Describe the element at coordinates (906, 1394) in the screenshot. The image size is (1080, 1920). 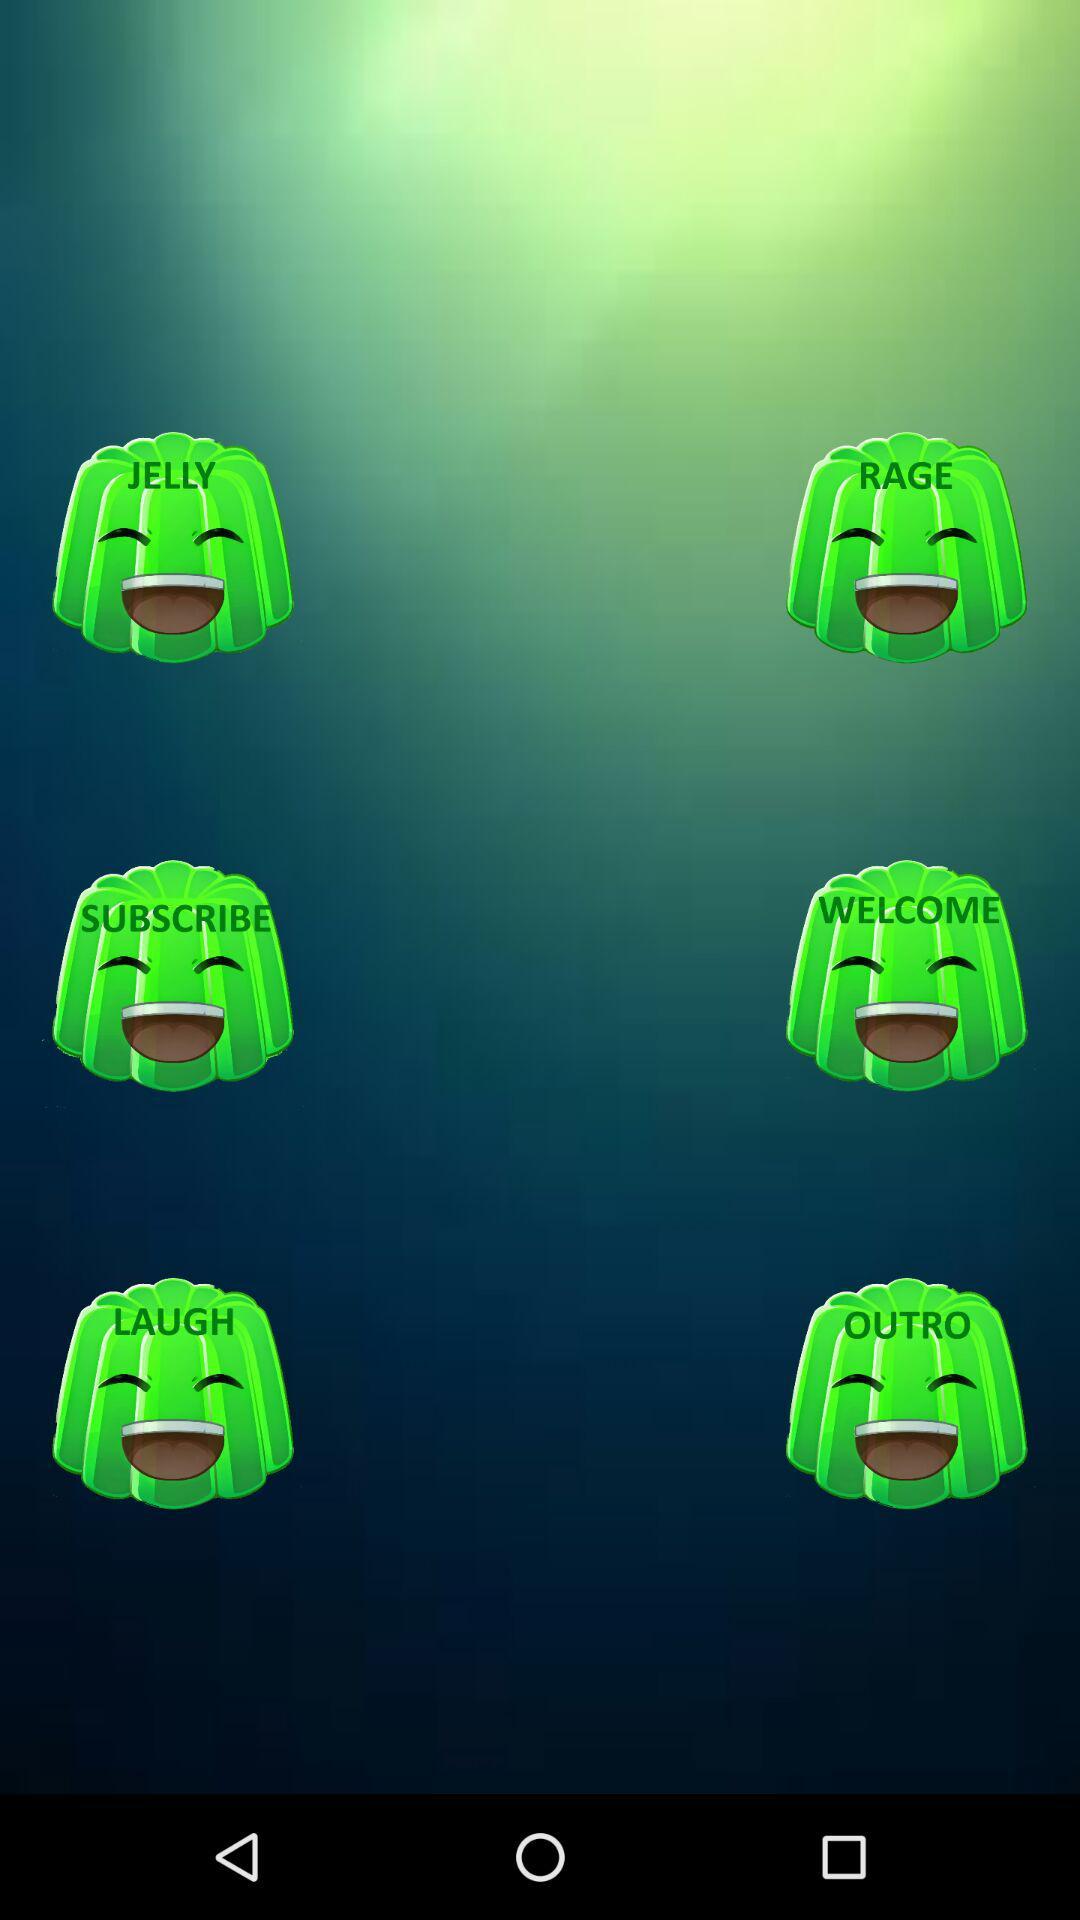
I see `outro` at that location.